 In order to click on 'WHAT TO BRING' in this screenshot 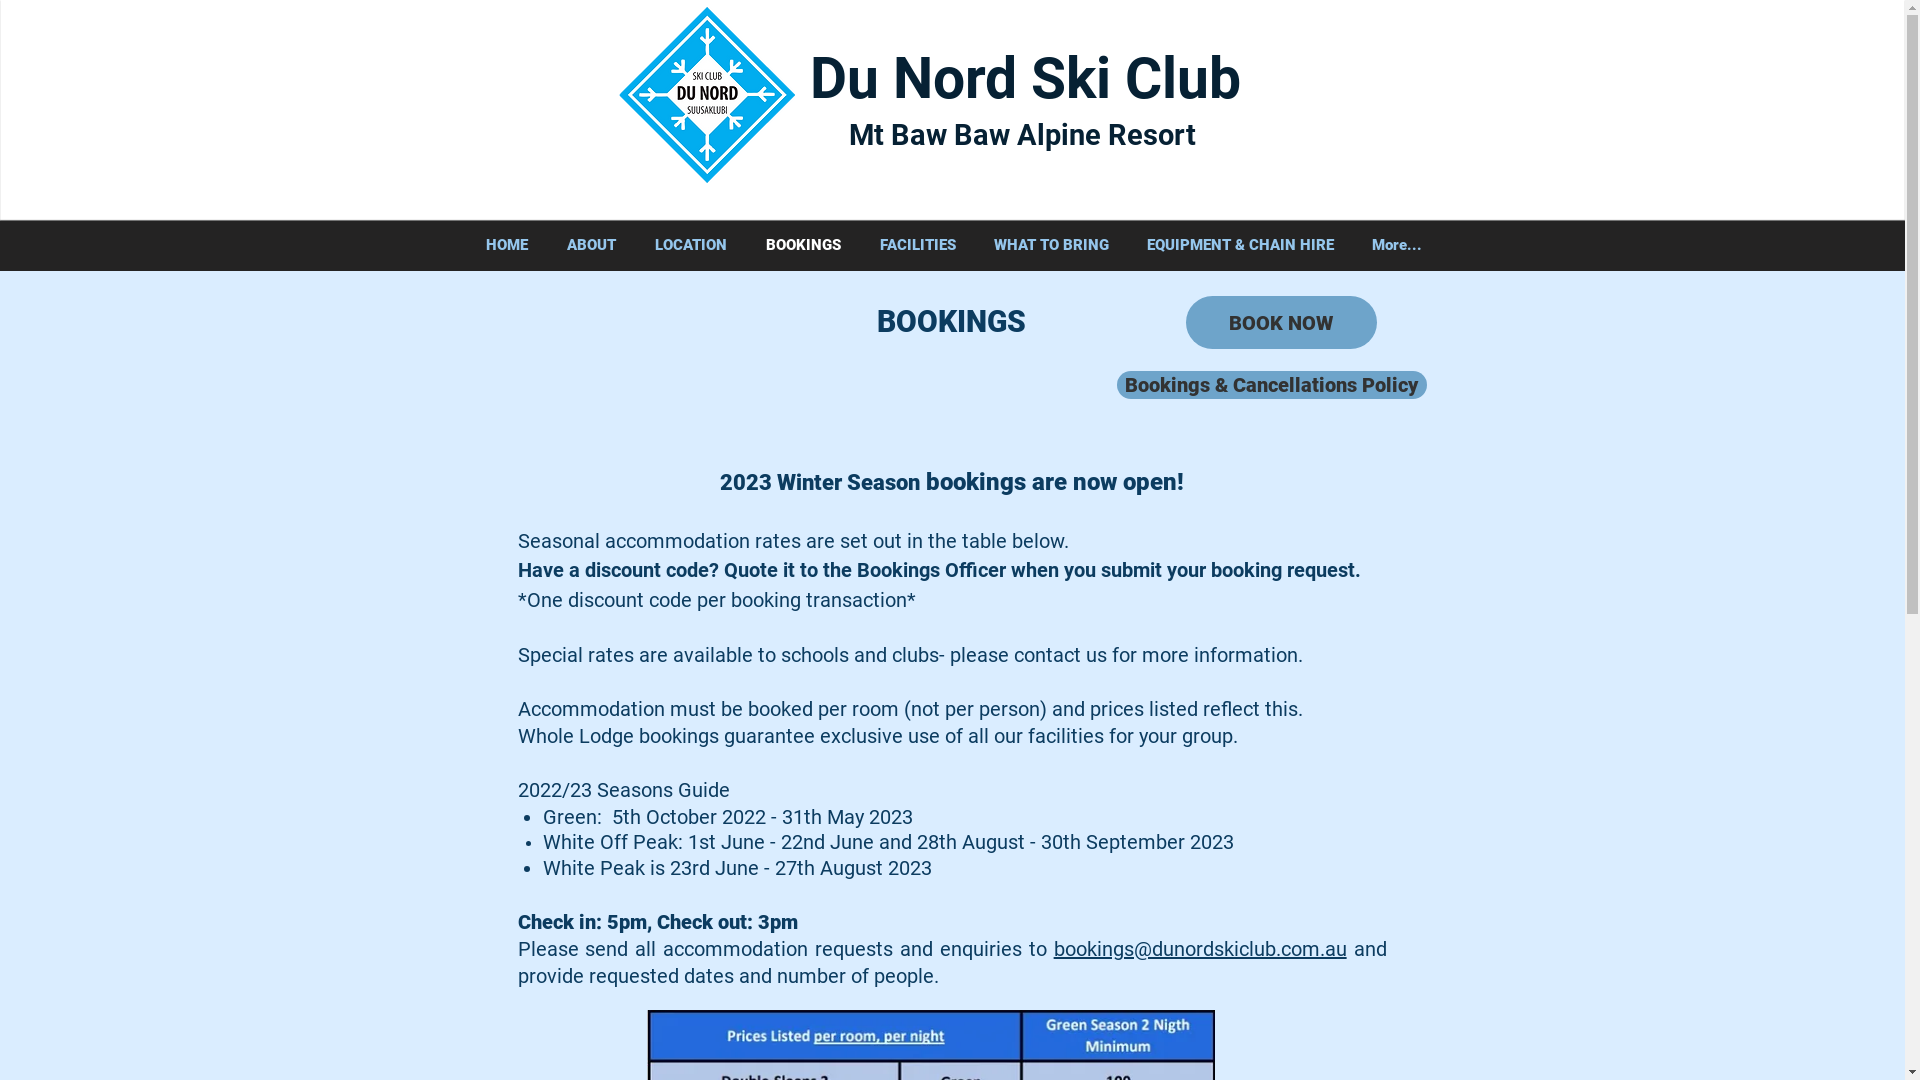, I will do `click(1049, 244)`.